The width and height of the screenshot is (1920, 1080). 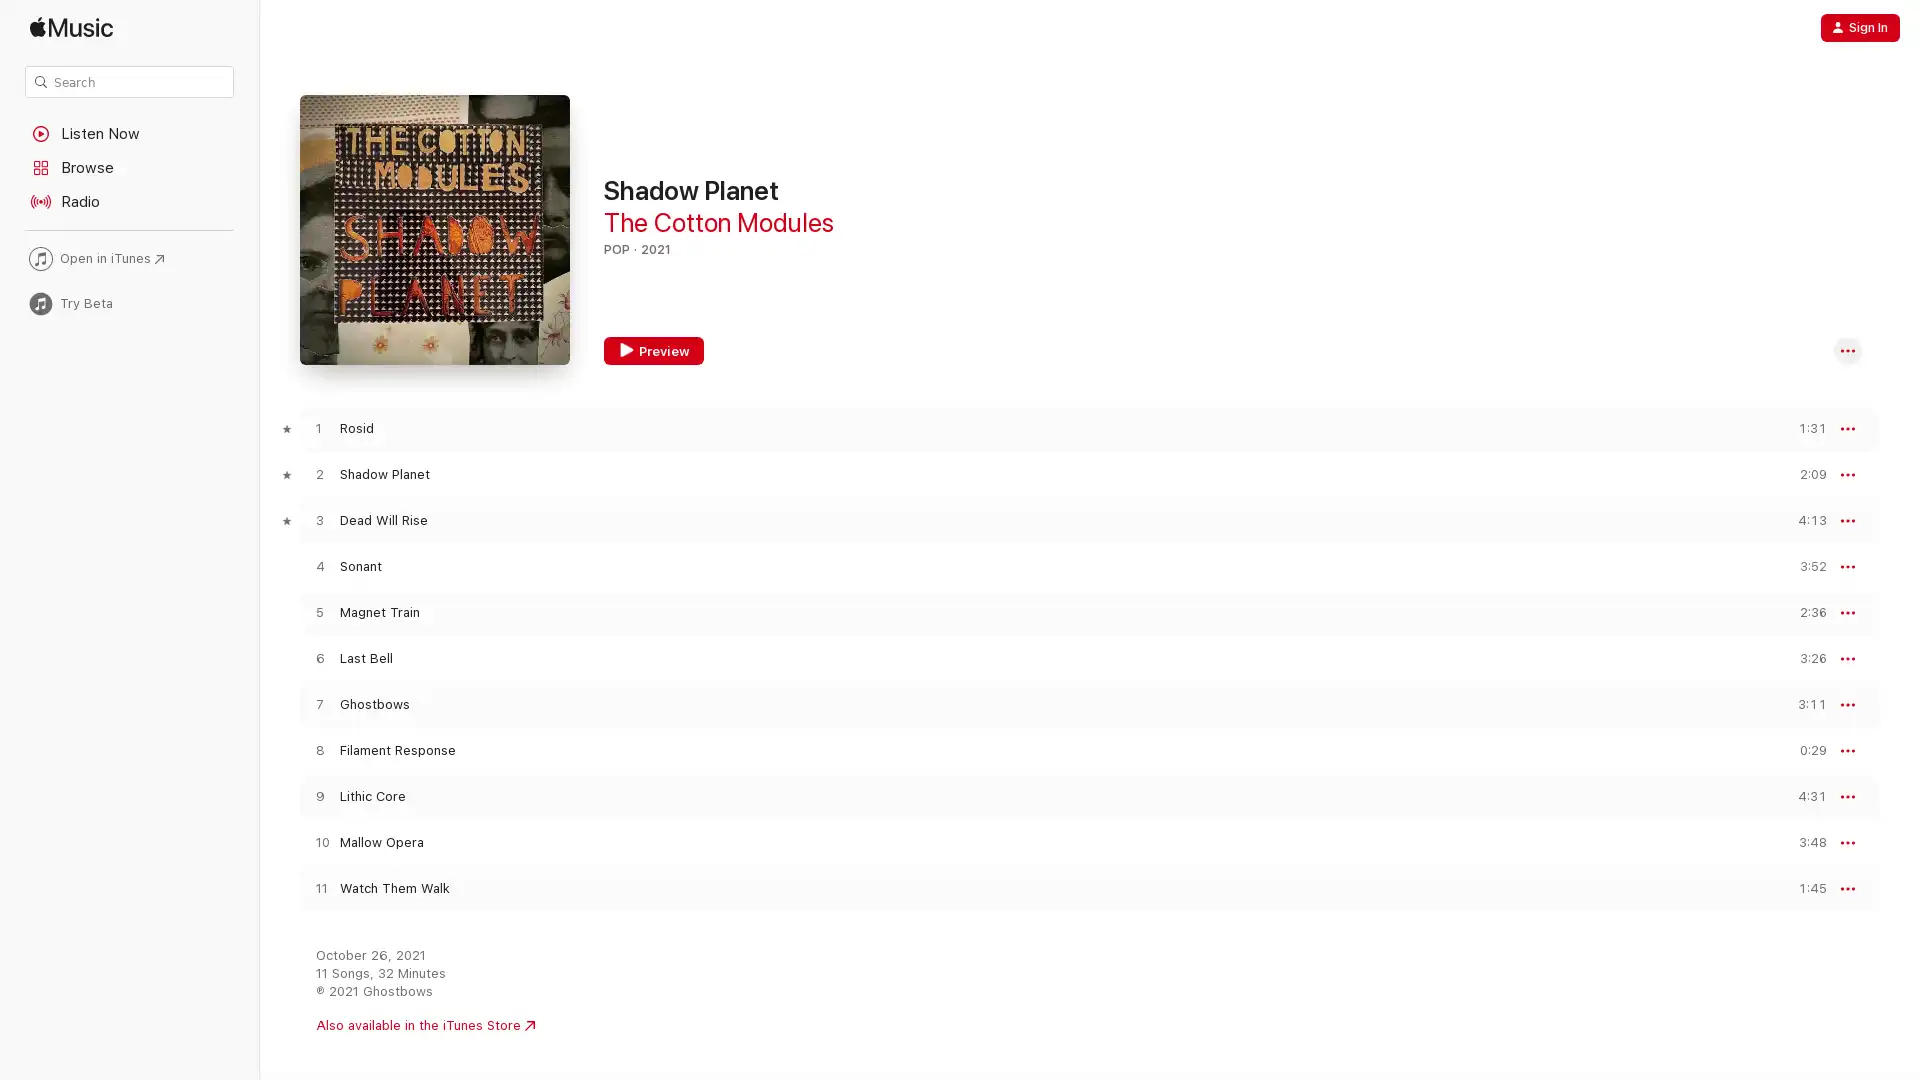 What do you see at coordinates (128, 257) in the screenshot?
I see `Open in iTunes` at bounding box center [128, 257].